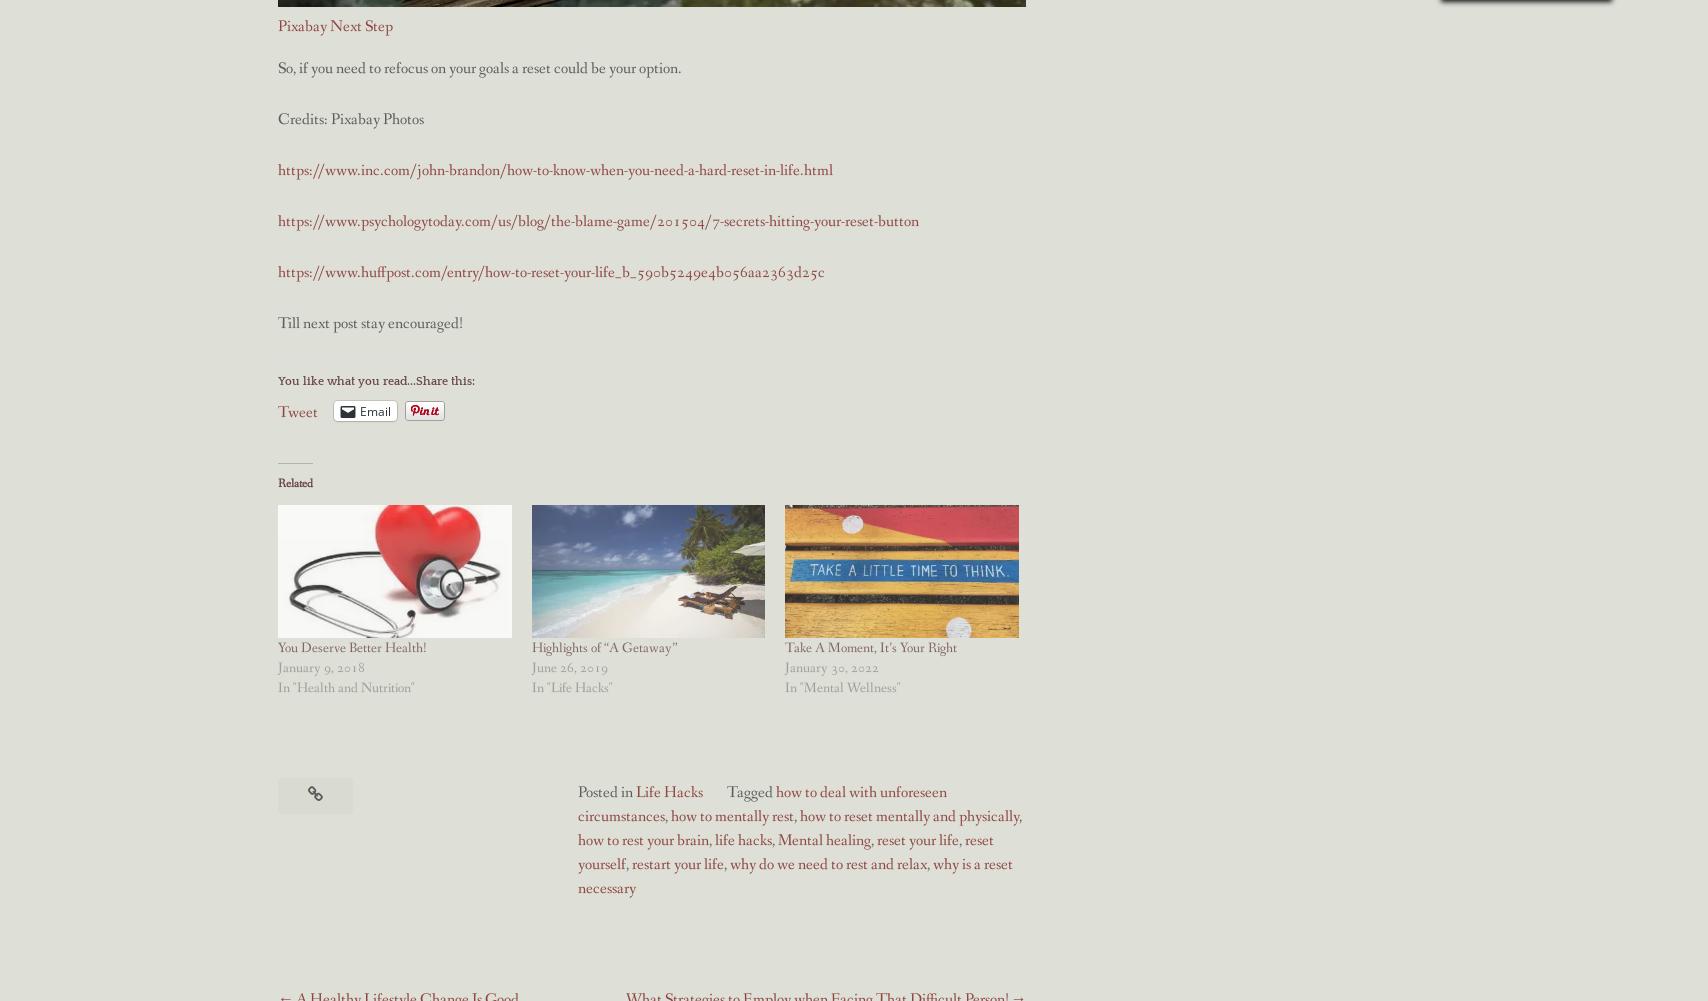  Describe the element at coordinates (335, 25) in the screenshot. I see `'Pixabay Next Step'` at that location.